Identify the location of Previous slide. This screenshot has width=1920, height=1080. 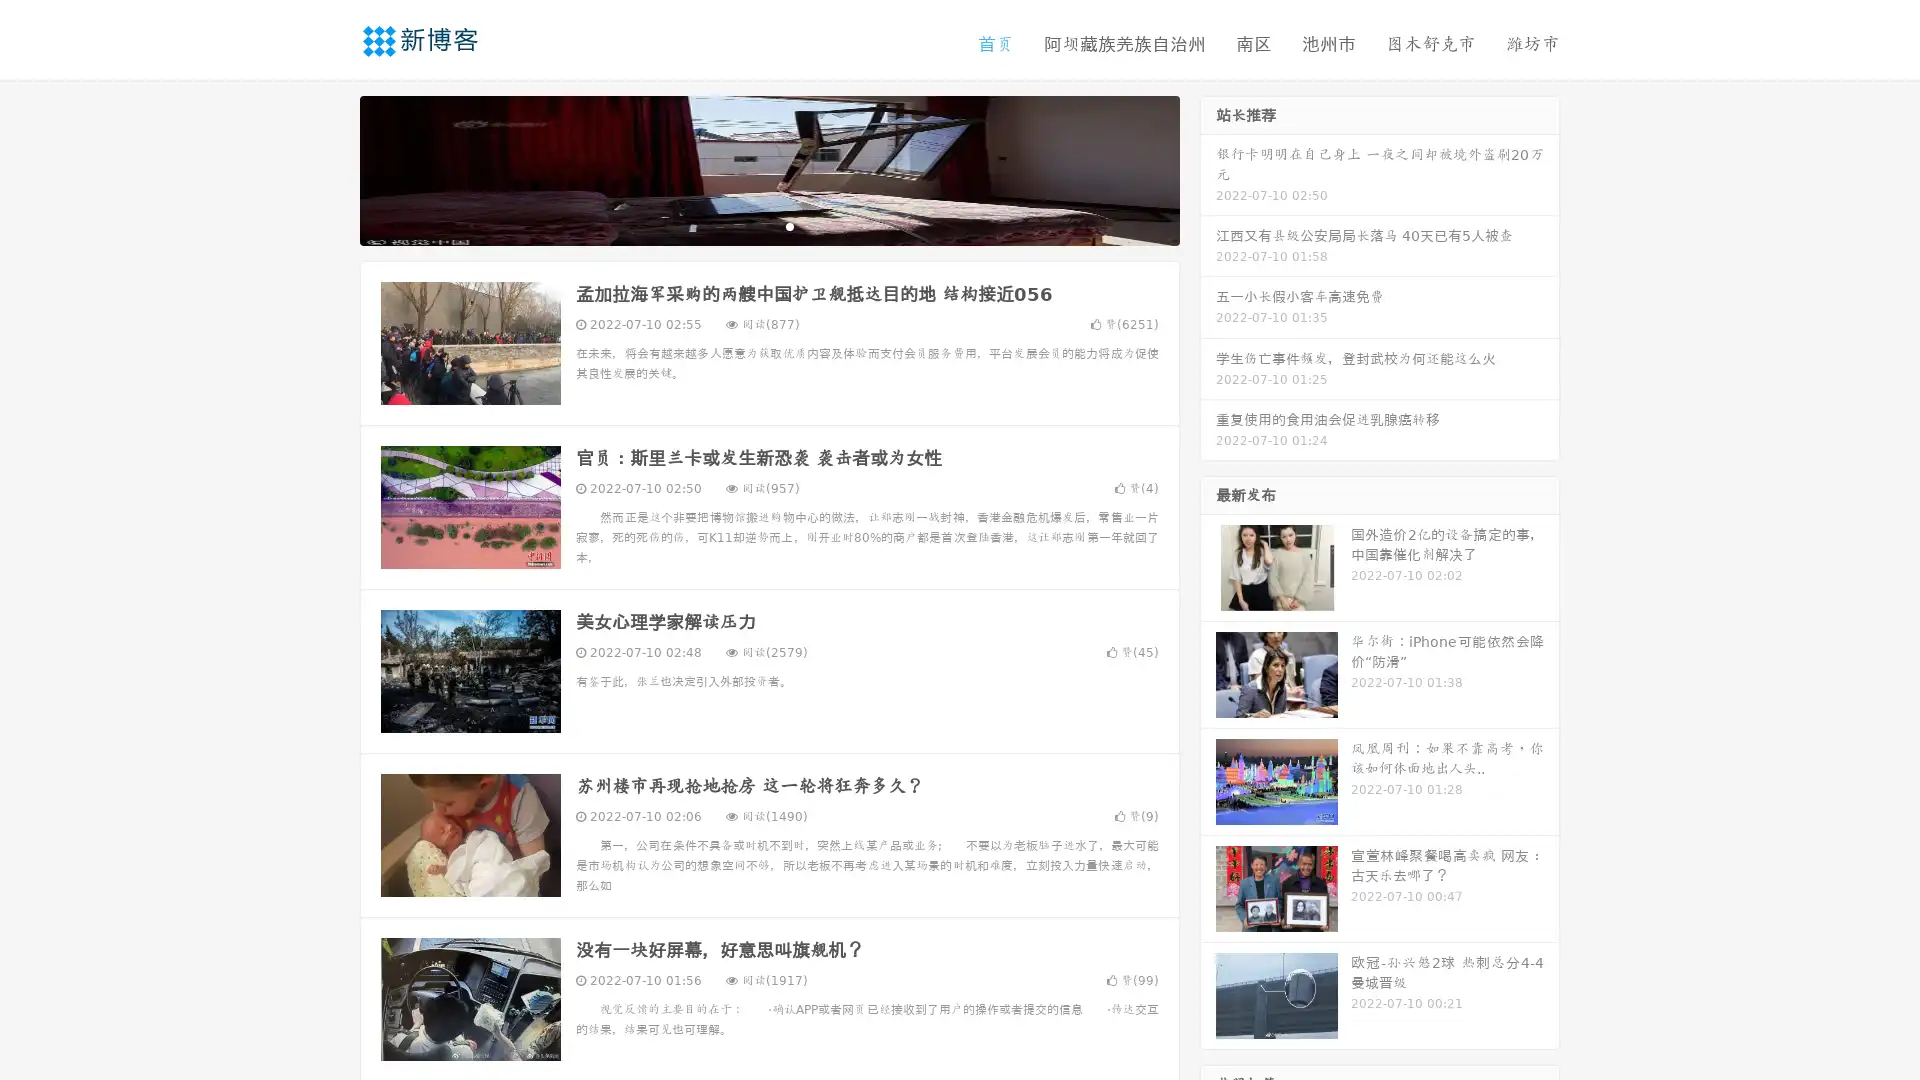
(330, 168).